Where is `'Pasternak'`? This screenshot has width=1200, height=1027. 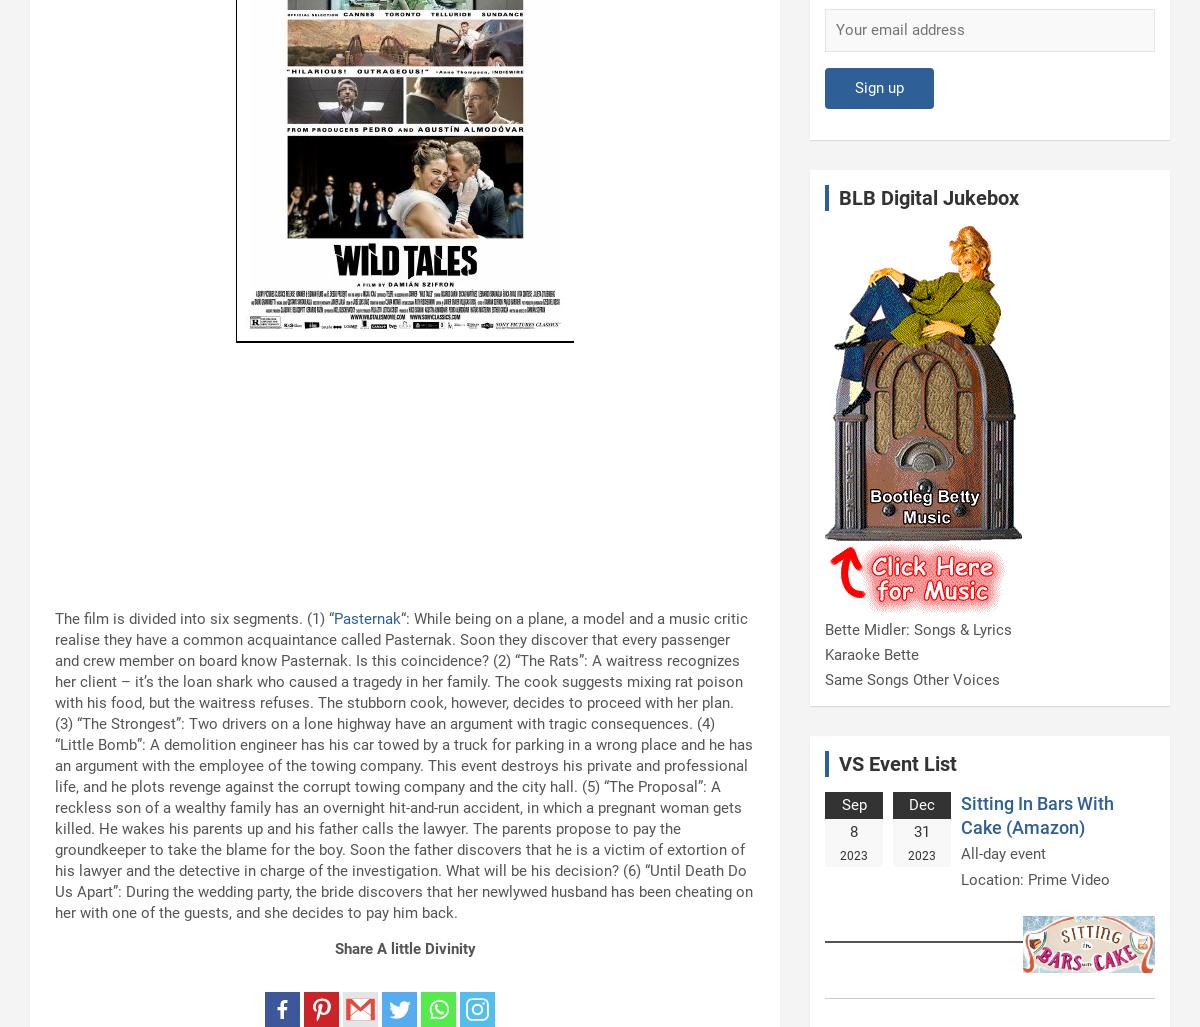 'Pasternak' is located at coordinates (367, 618).